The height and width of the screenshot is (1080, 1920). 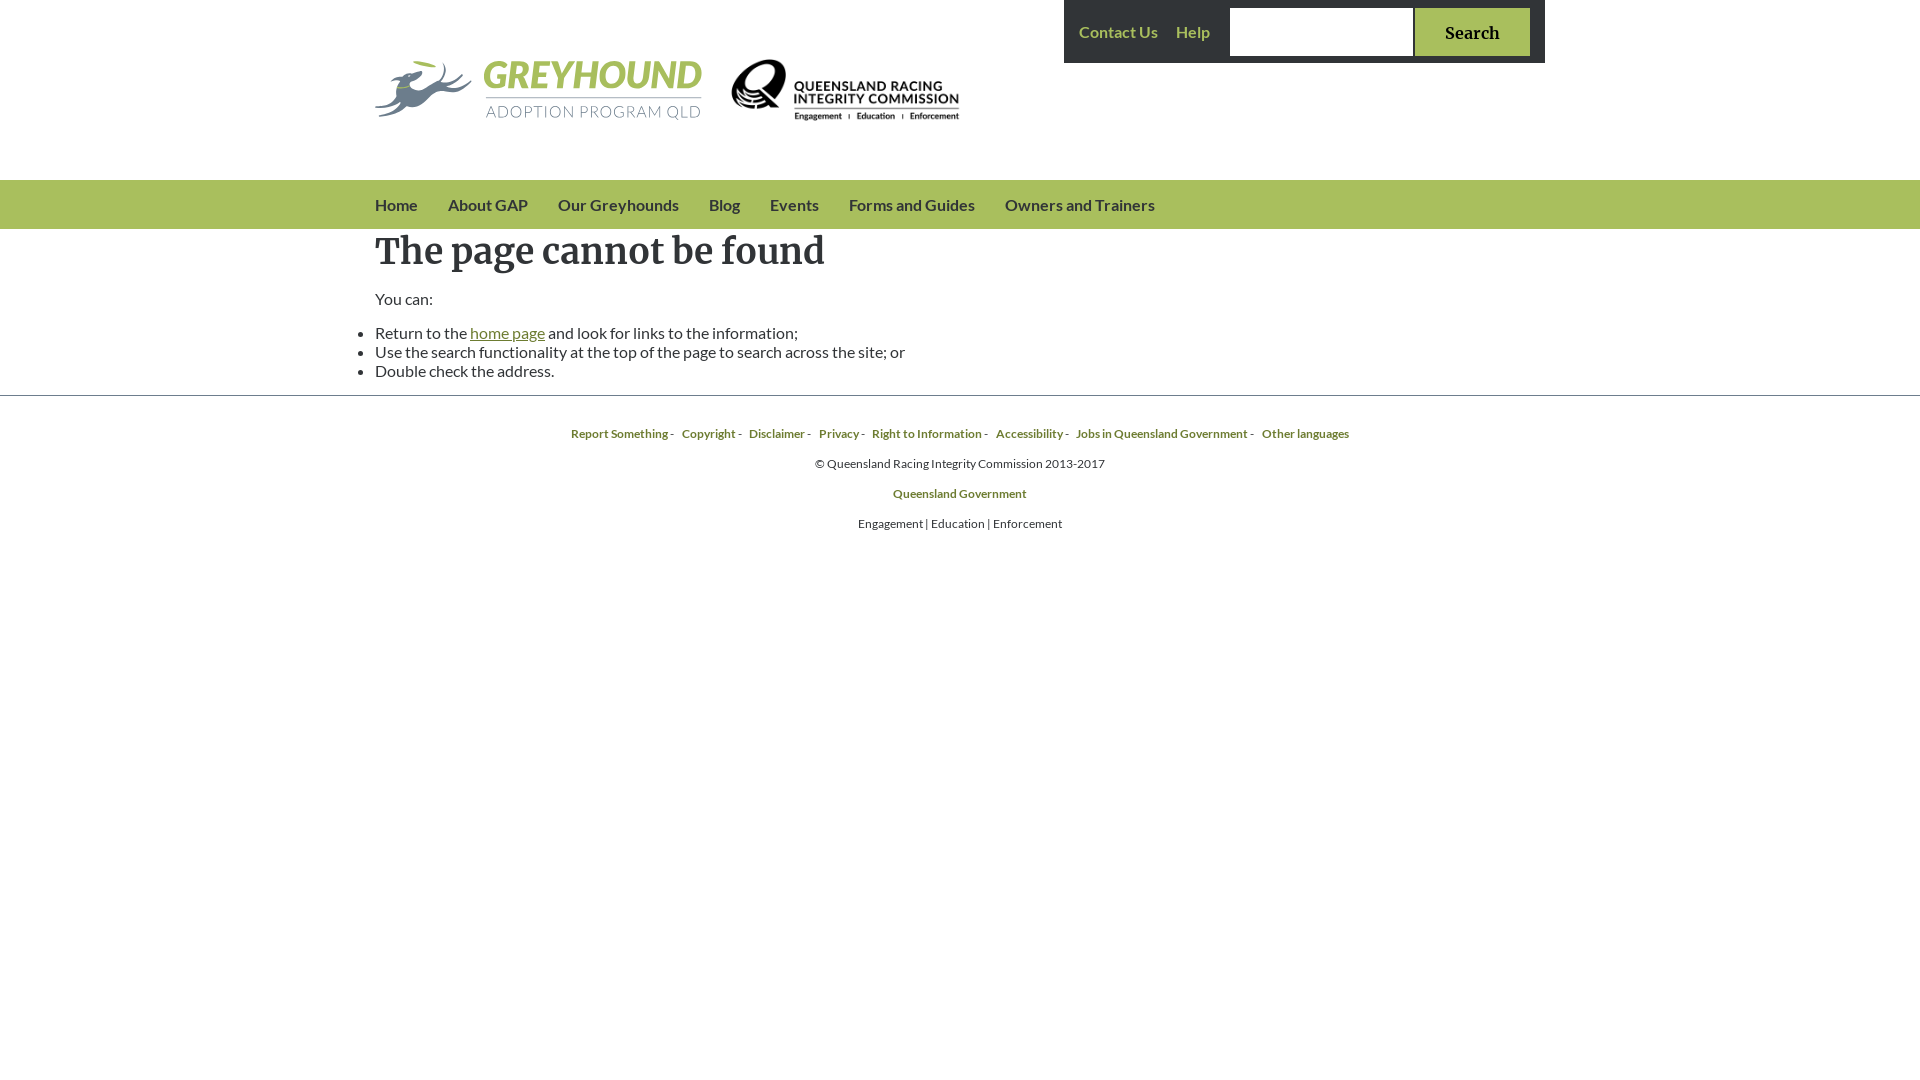 I want to click on 'Accessibility', so click(x=1029, y=432).